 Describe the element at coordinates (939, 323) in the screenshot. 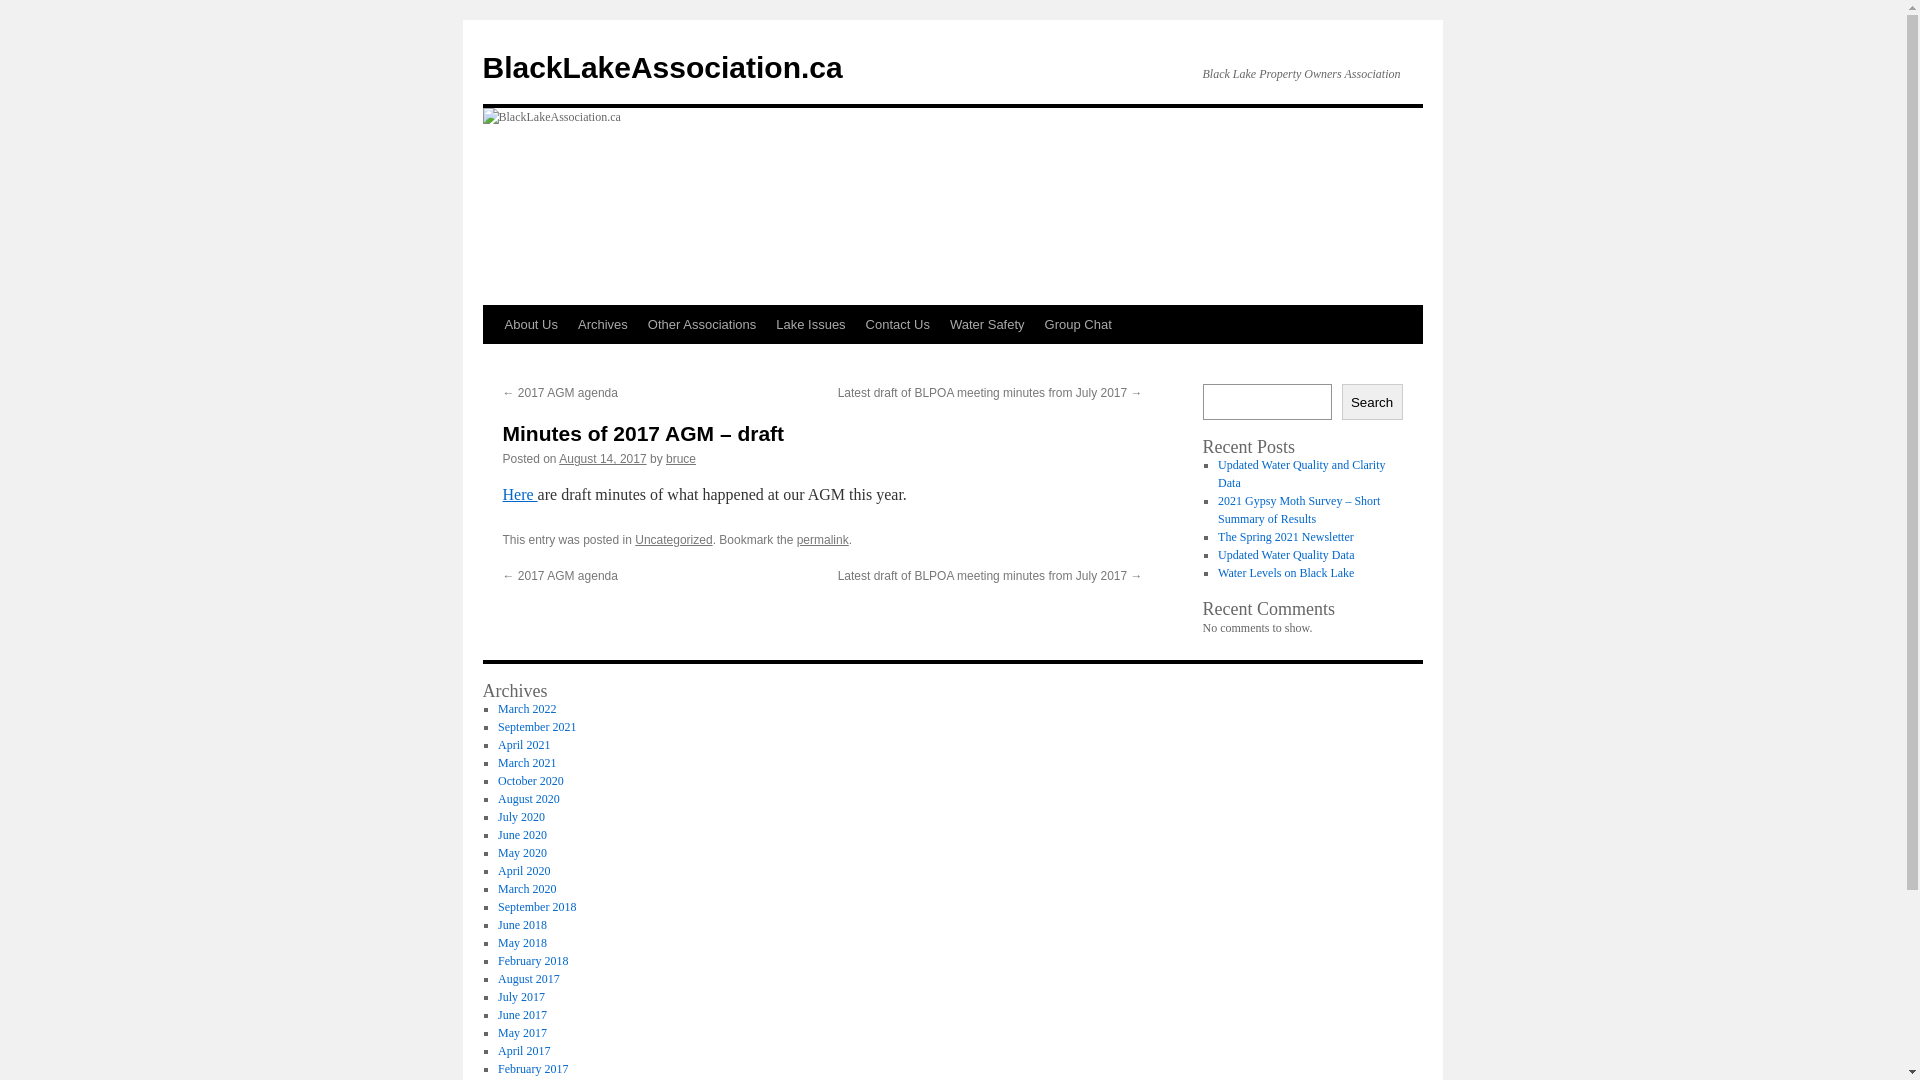

I see `'Water Safety'` at that location.